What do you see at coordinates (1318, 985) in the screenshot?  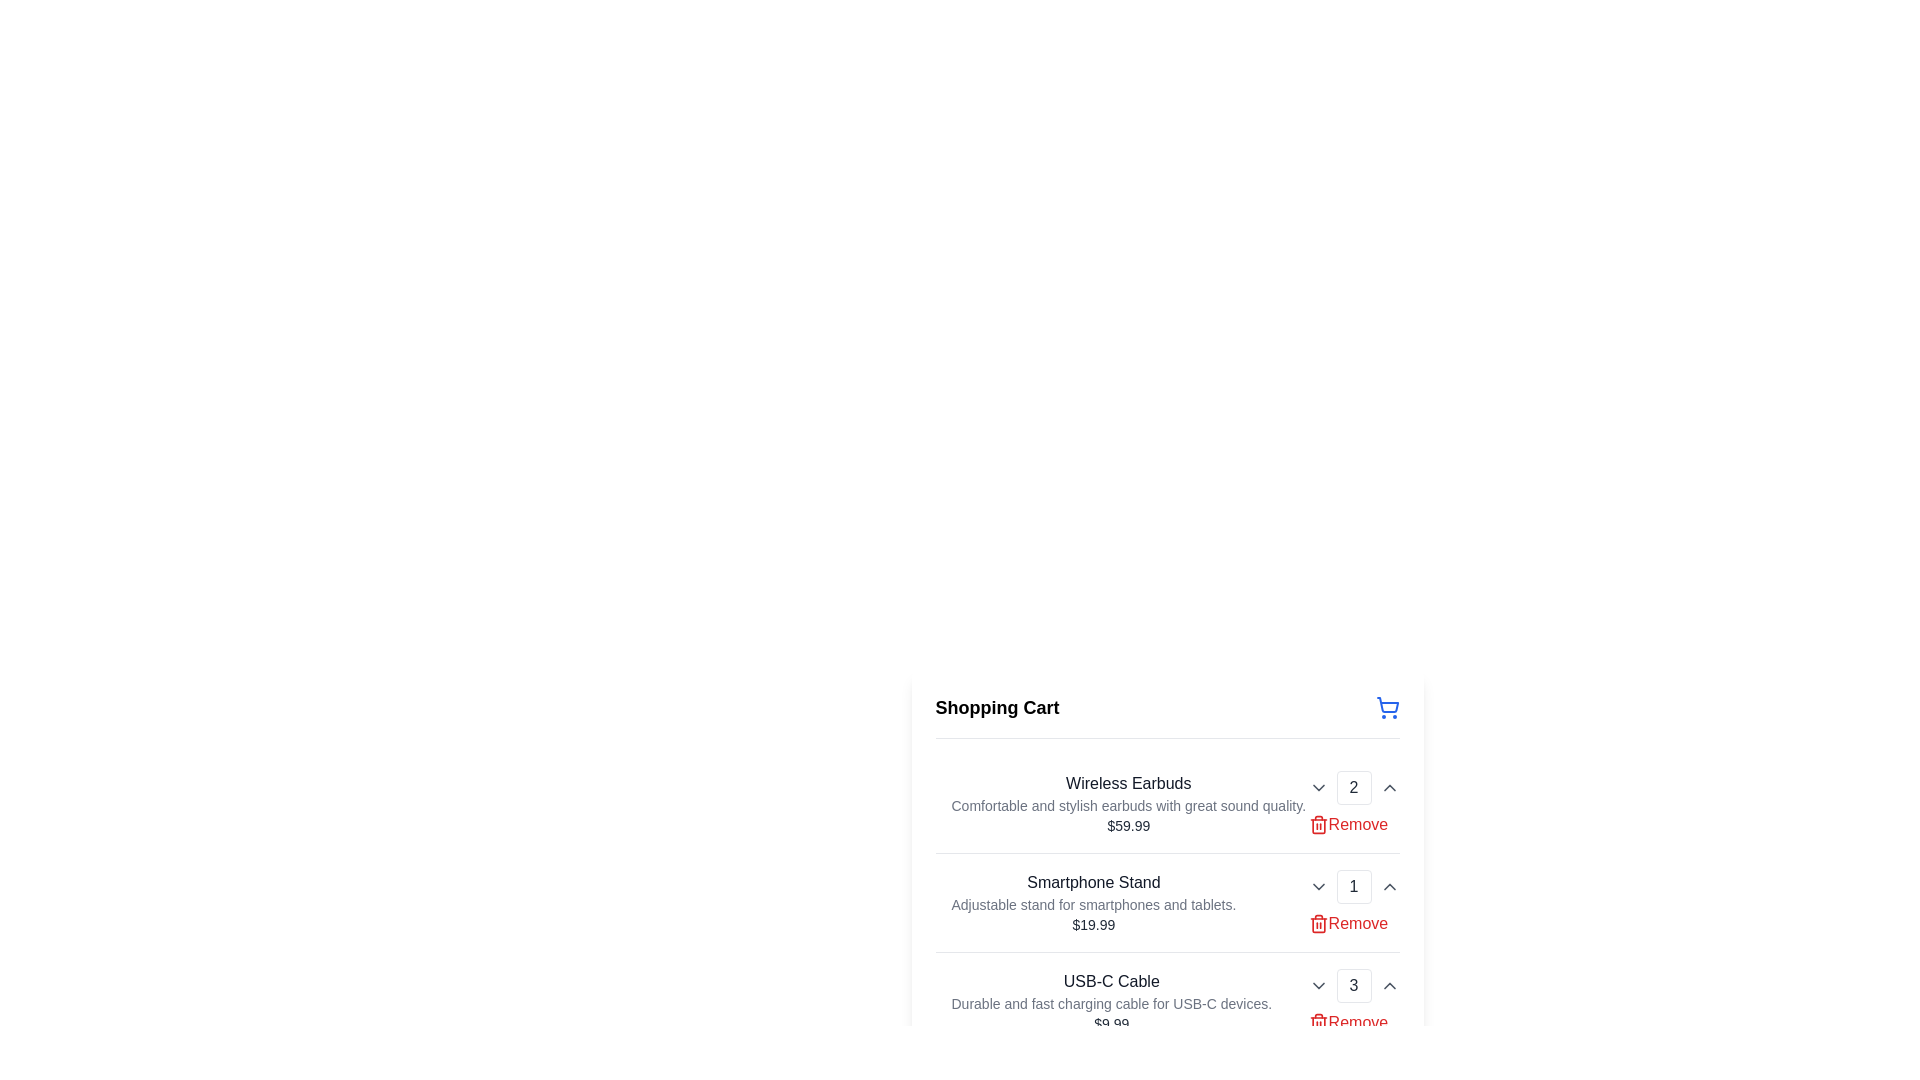 I see `the button located to the left of the numeral '3' in the quantity adjustment section of the 'USB-C Cable' cart item row to decrease the item quantity` at bounding box center [1318, 985].